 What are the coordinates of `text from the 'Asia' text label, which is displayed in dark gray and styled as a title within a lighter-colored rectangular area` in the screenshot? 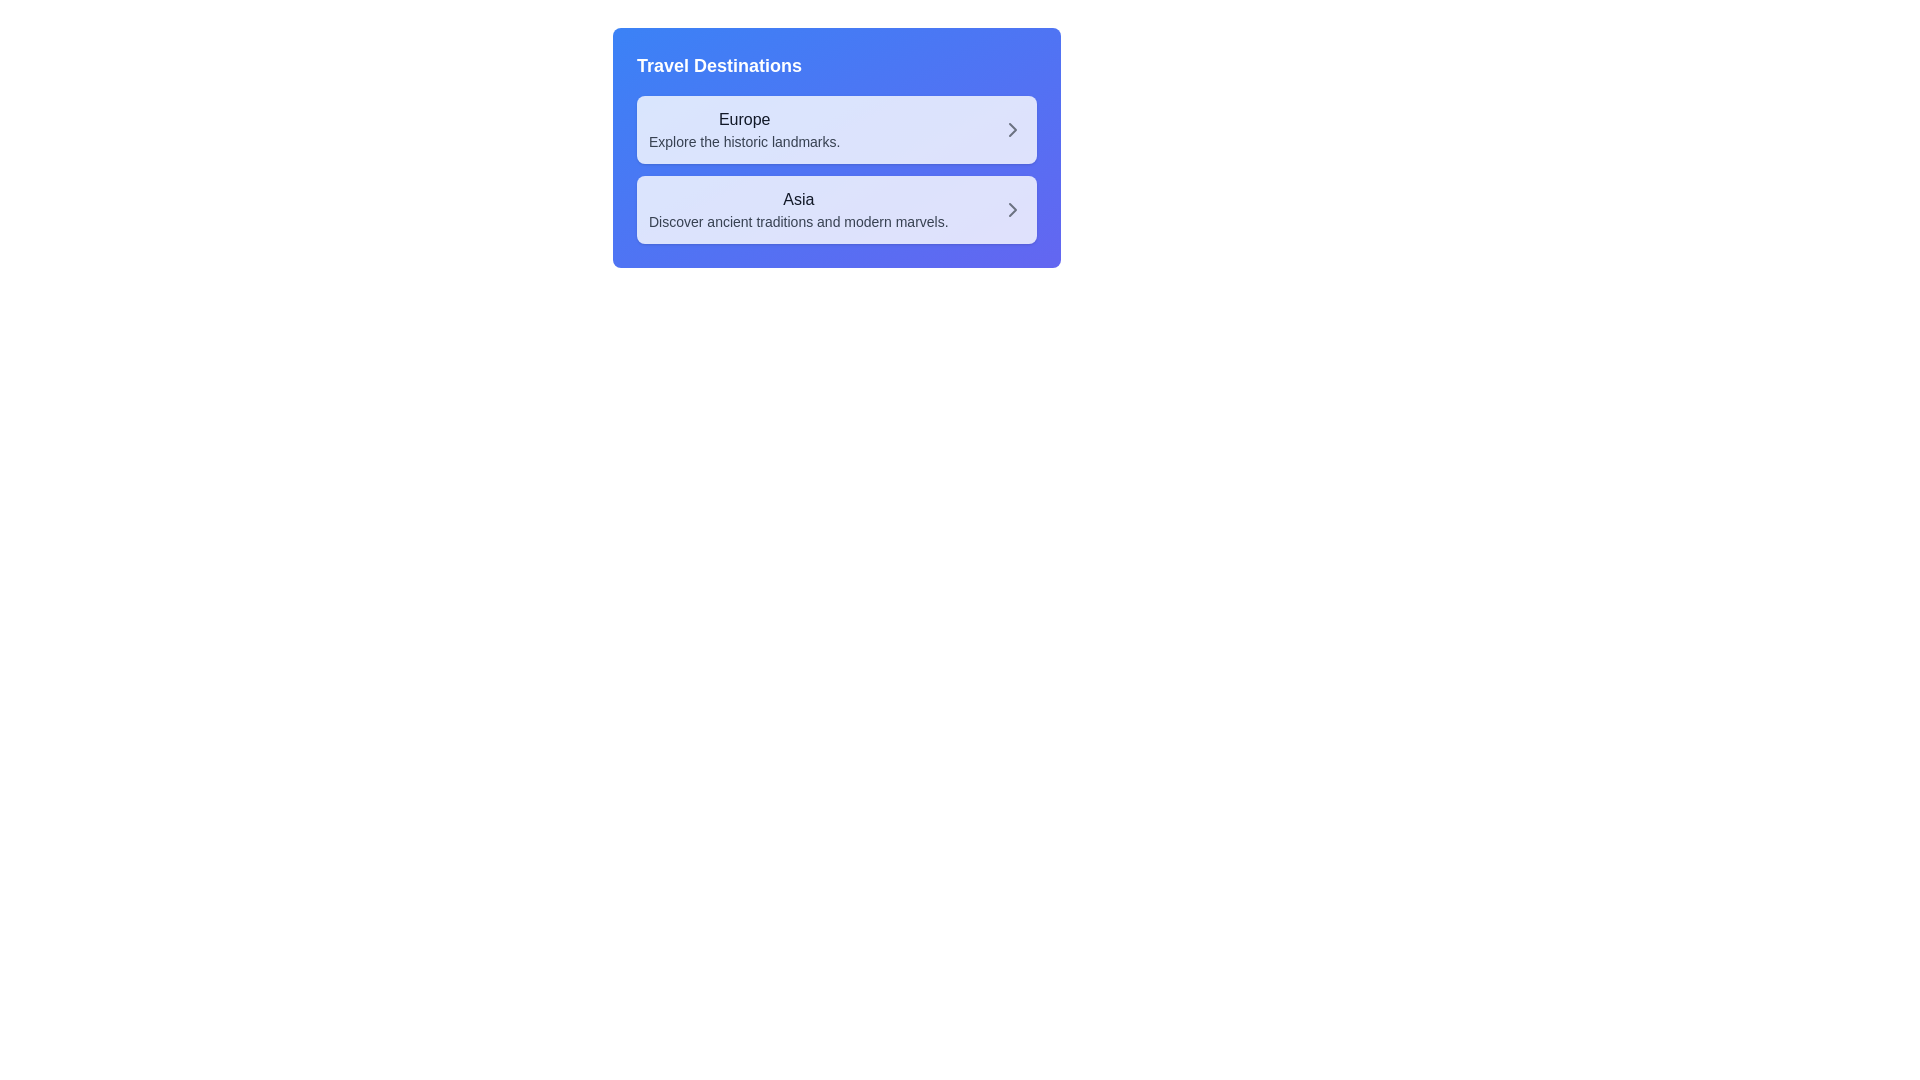 It's located at (797, 200).